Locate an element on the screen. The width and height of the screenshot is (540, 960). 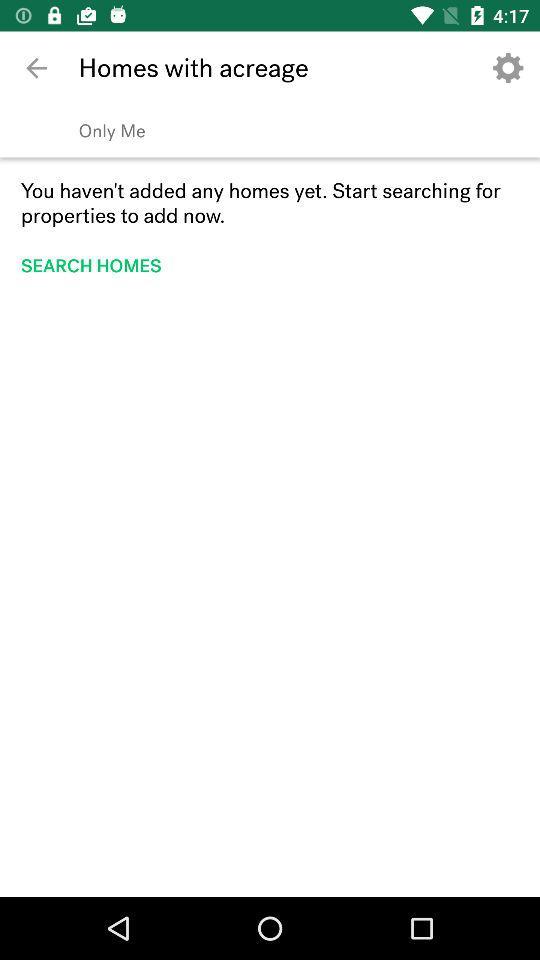
item to the left of homes with acreage app is located at coordinates (36, 68).